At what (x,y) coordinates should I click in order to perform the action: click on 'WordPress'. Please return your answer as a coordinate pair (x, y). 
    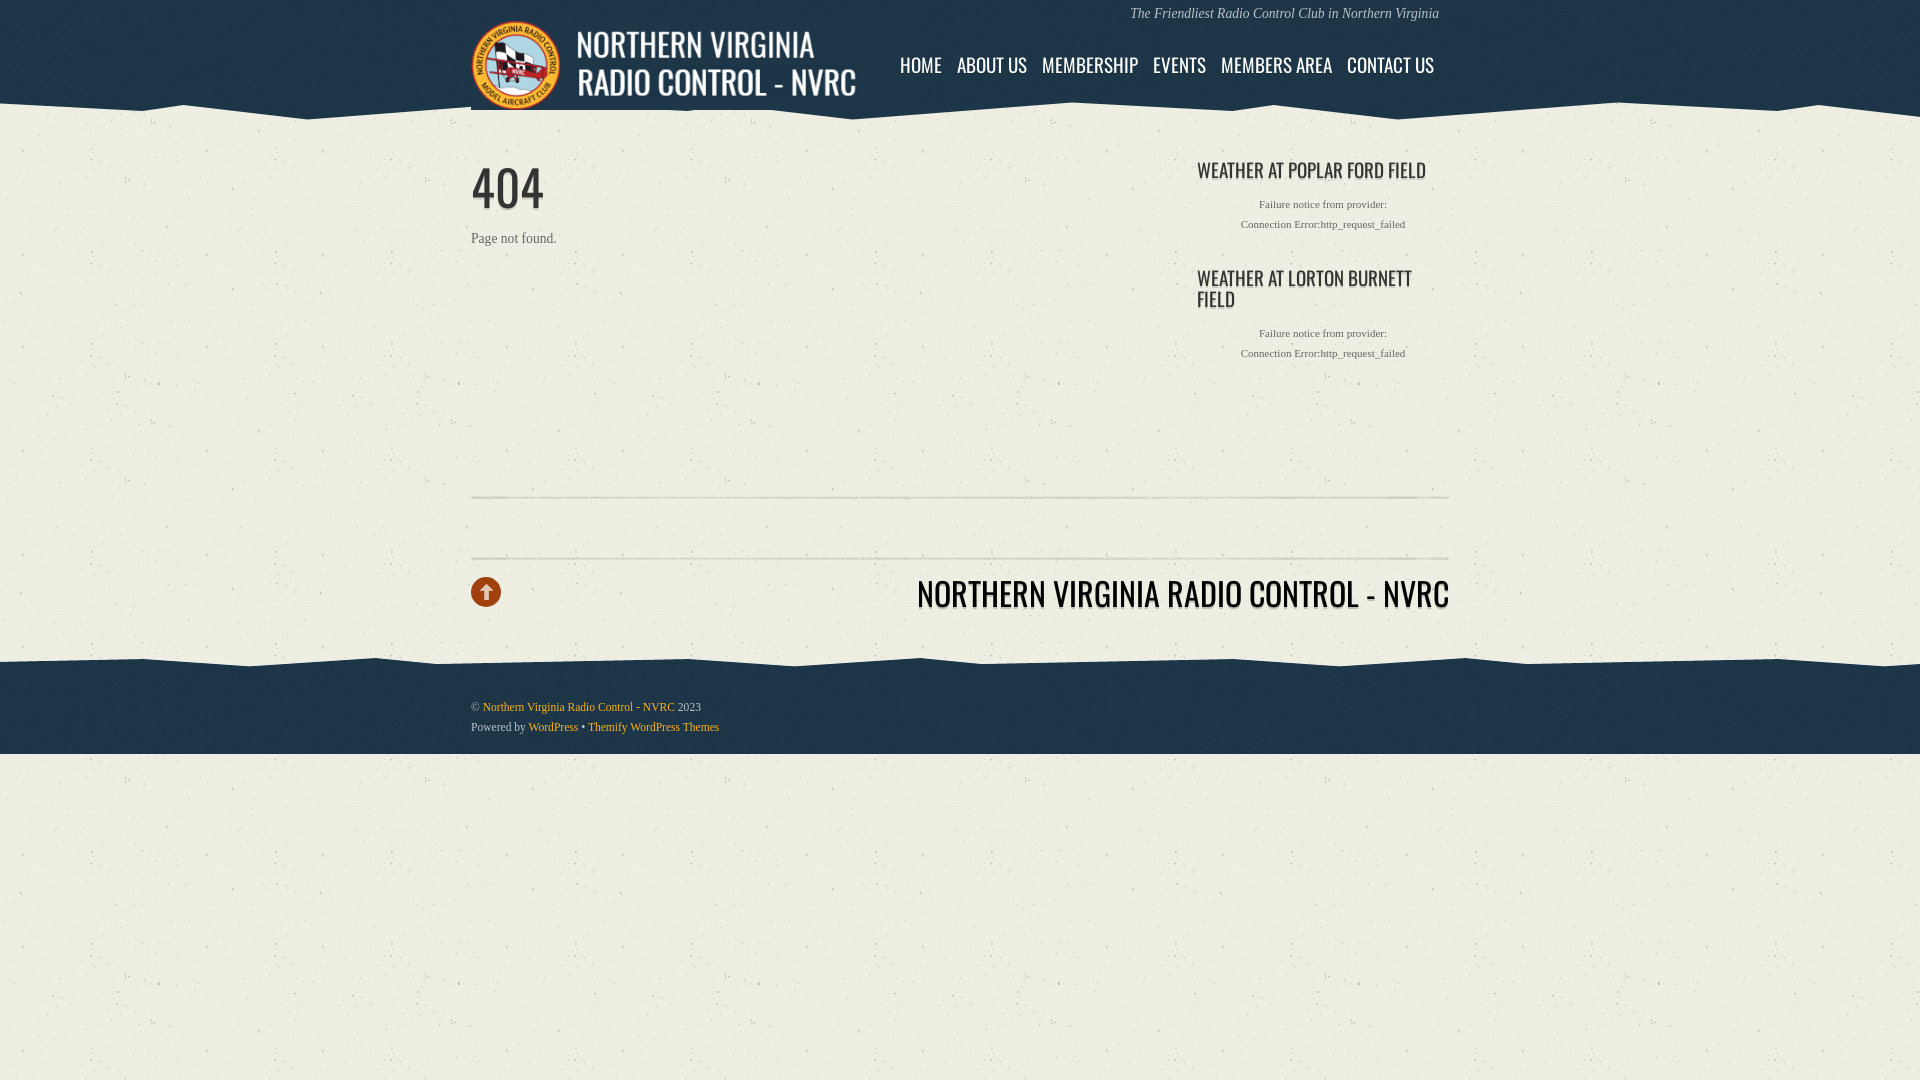
    Looking at the image, I should click on (553, 727).